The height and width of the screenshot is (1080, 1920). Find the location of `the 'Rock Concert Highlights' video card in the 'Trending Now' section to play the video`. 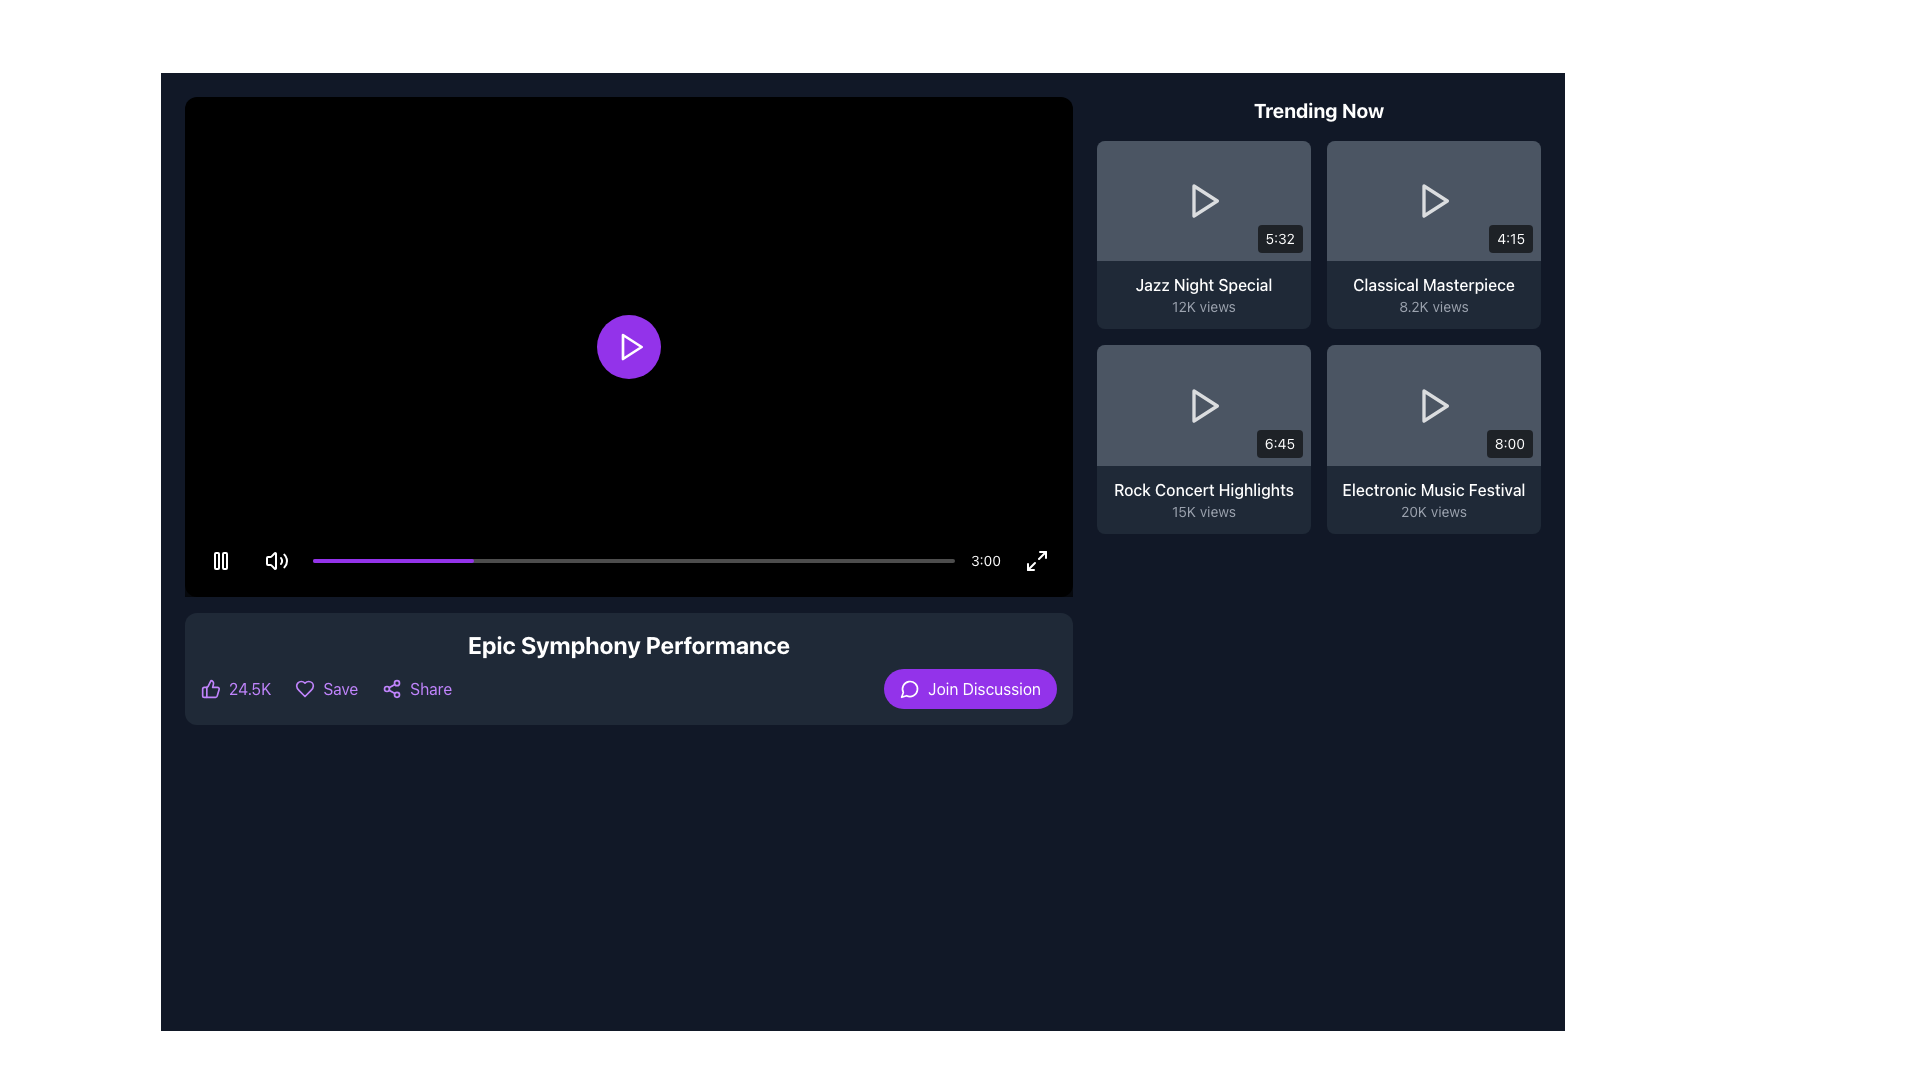

the 'Rock Concert Highlights' video card in the 'Trending Now' section to play the video is located at coordinates (1203, 438).